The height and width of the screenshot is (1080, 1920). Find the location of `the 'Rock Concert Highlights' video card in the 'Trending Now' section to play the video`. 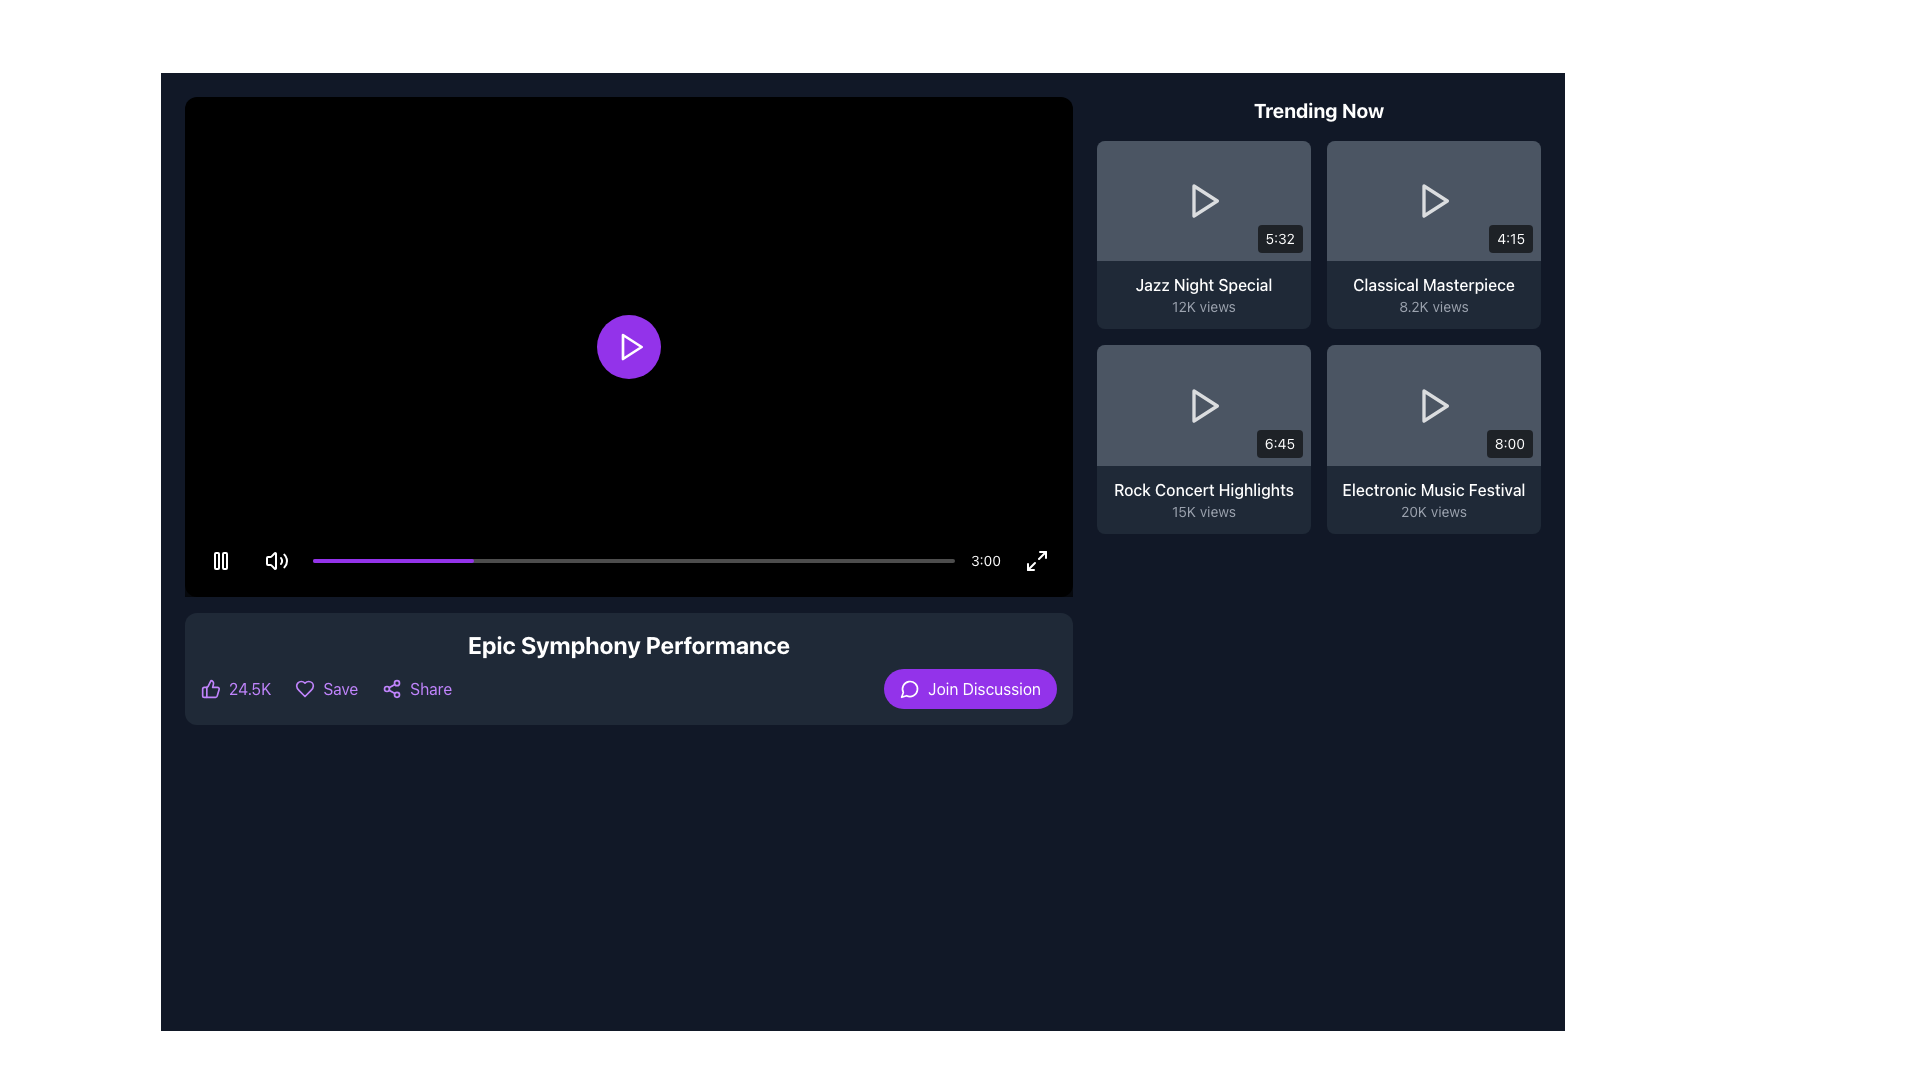

the 'Rock Concert Highlights' video card in the 'Trending Now' section to play the video is located at coordinates (1203, 438).